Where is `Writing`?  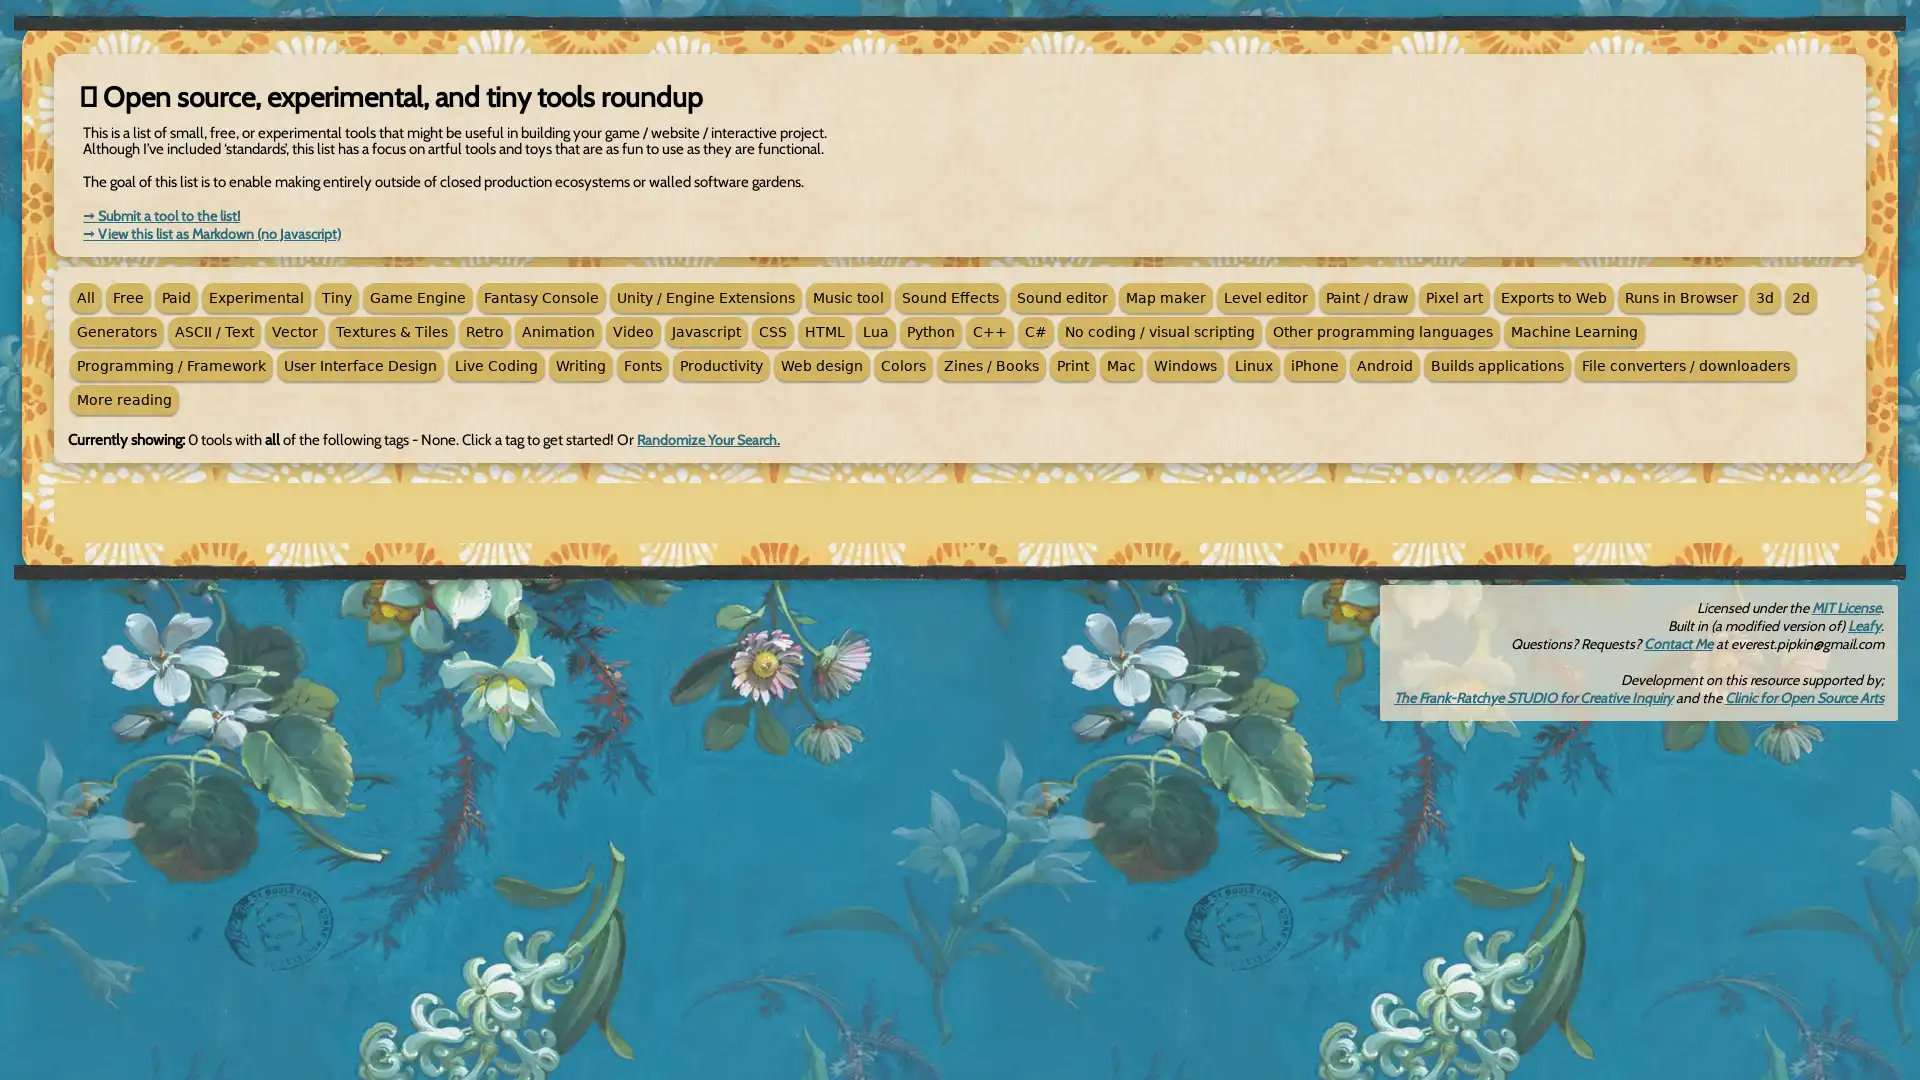
Writing is located at coordinates (579, 366).